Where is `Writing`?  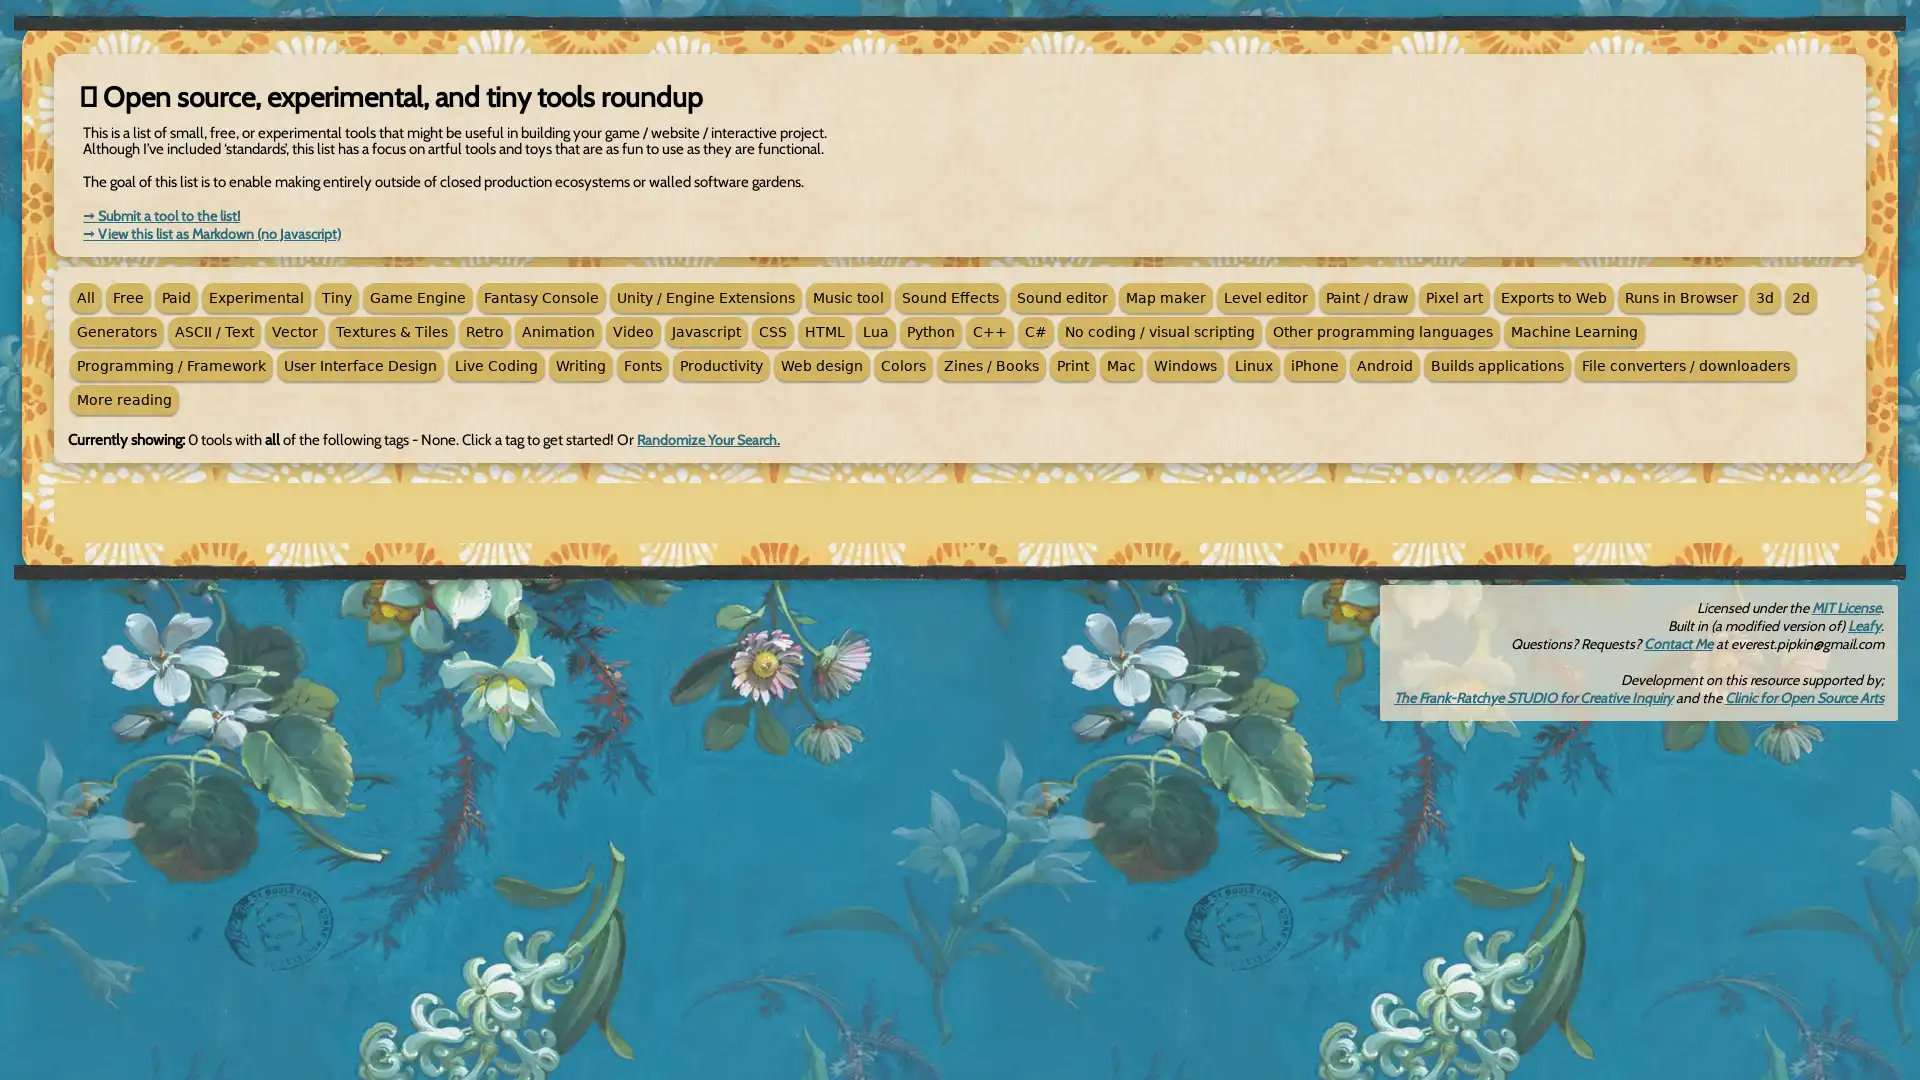
Writing is located at coordinates (579, 366).